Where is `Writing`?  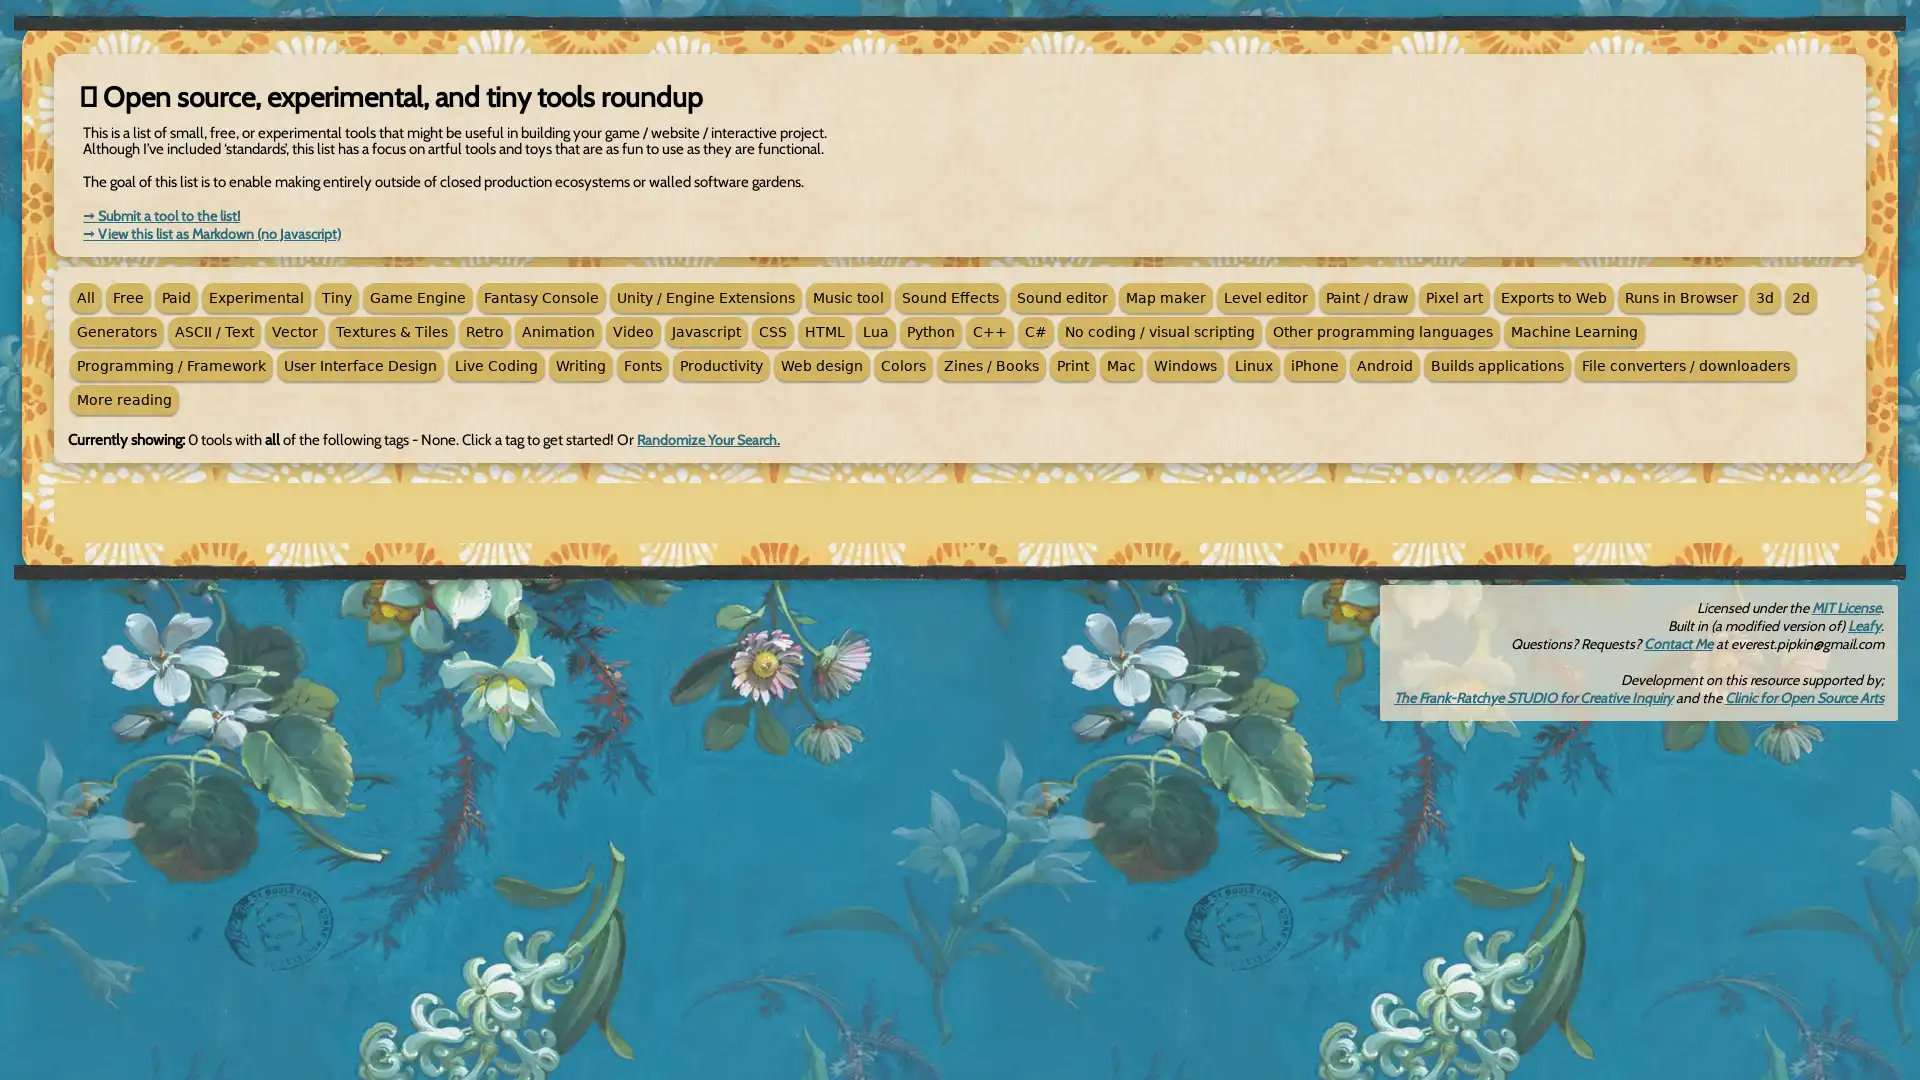
Writing is located at coordinates (579, 366).